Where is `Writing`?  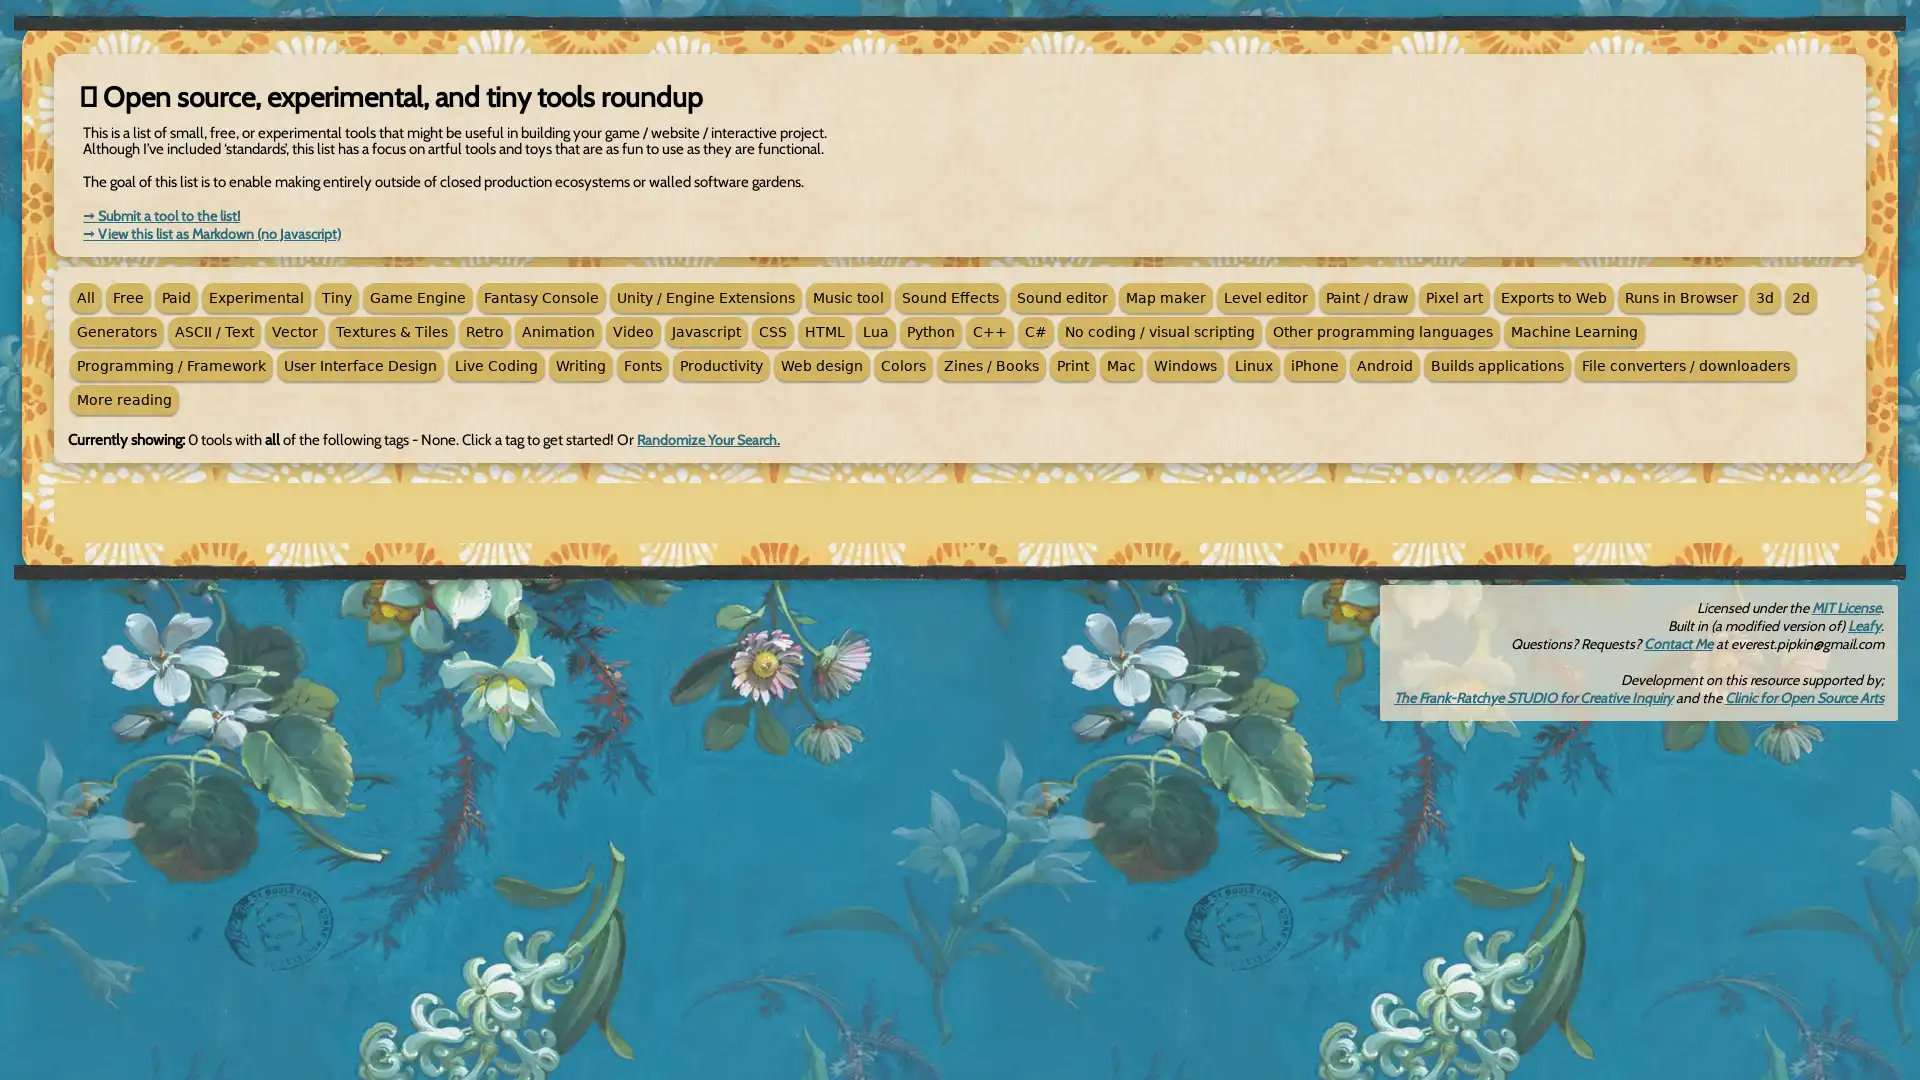
Writing is located at coordinates (579, 366).